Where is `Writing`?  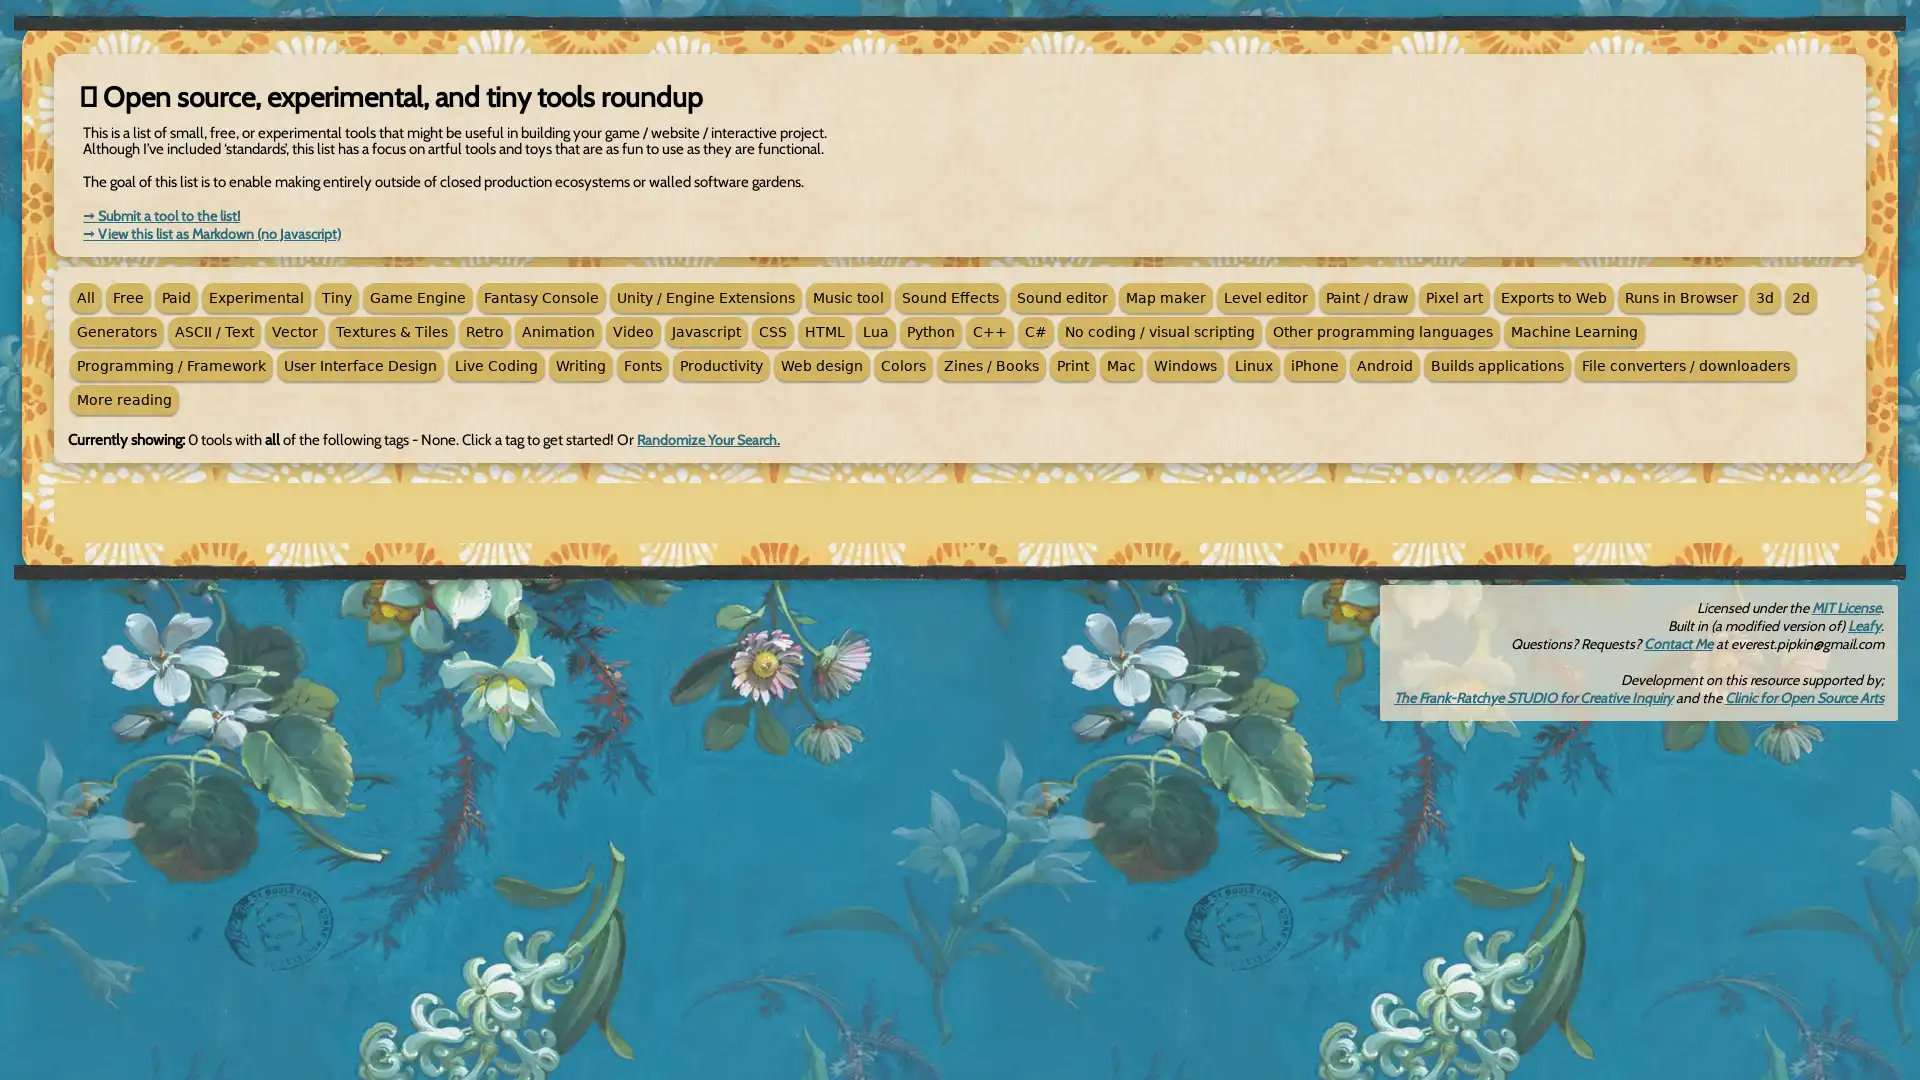
Writing is located at coordinates (579, 366).